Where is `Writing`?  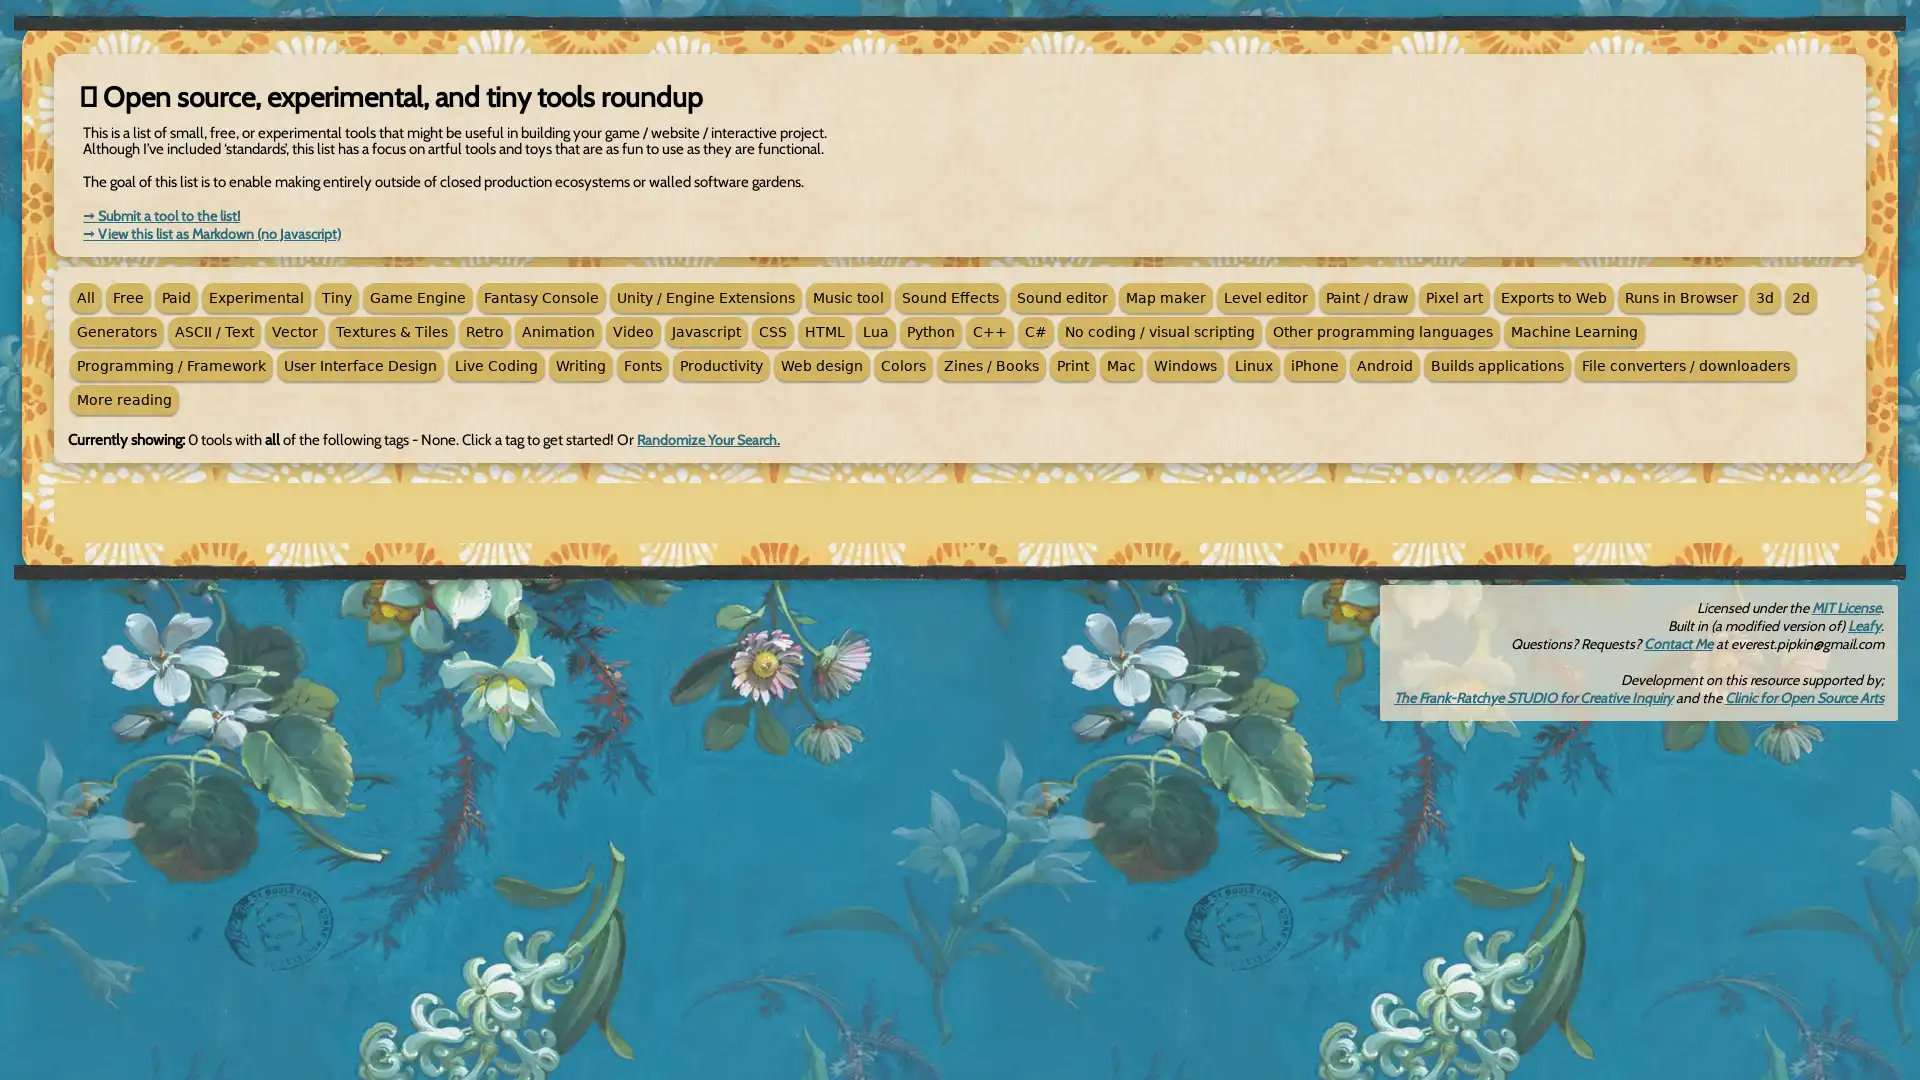
Writing is located at coordinates (579, 366).